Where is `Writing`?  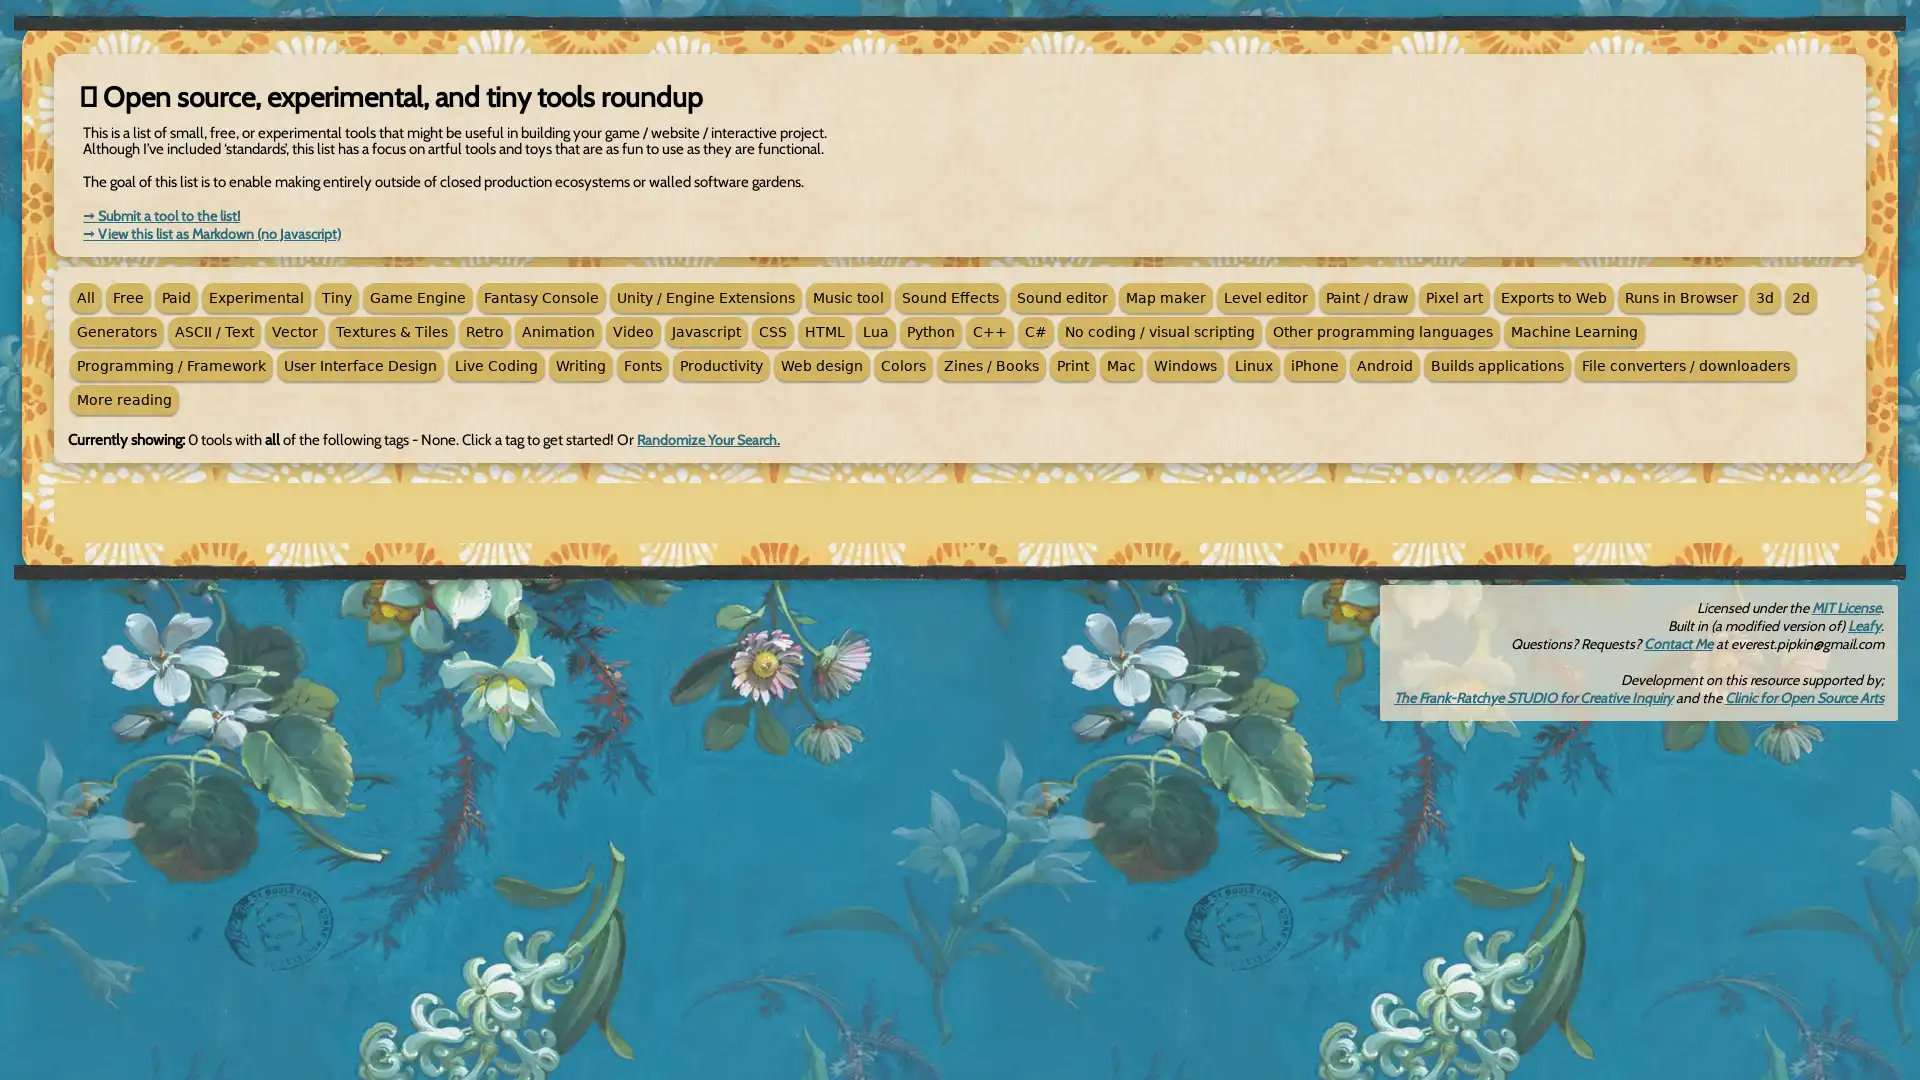
Writing is located at coordinates (579, 366).